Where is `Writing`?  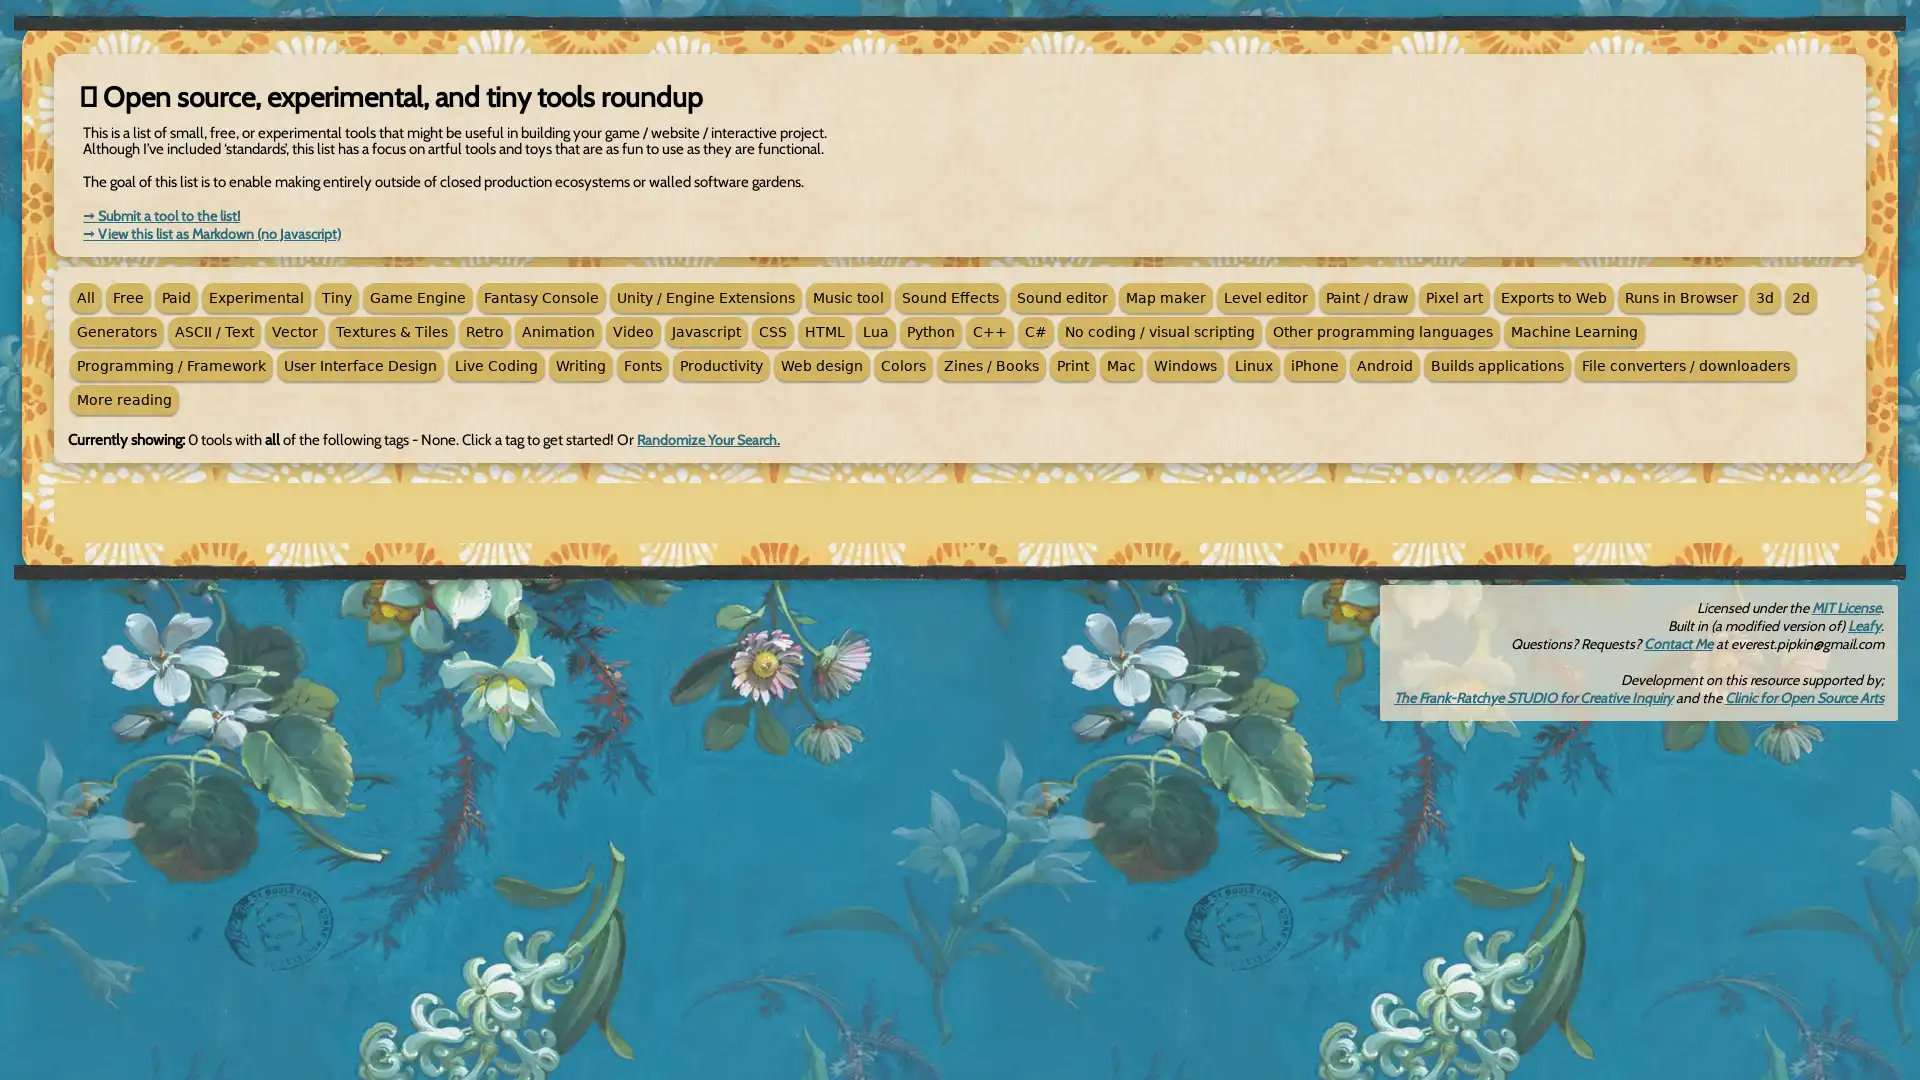
Writing is located at coordinates (579, 366).